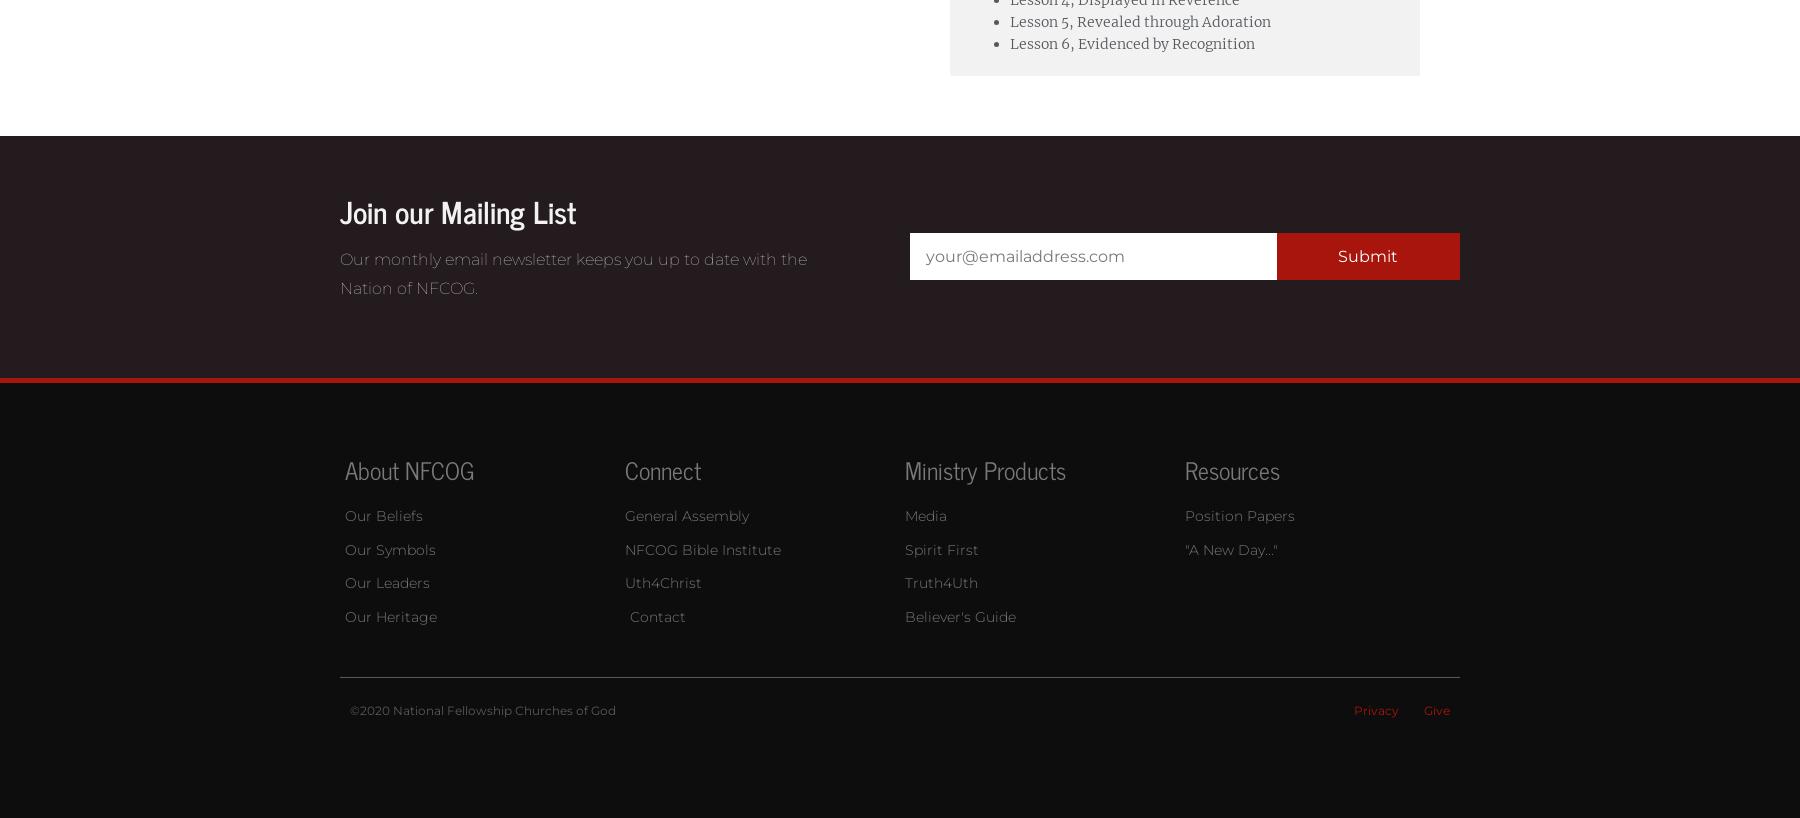  What do you see at coordinates (1183, 547) in the screenshot?
I see `'"A New Day..."'` at bounding box center [1183, 547].